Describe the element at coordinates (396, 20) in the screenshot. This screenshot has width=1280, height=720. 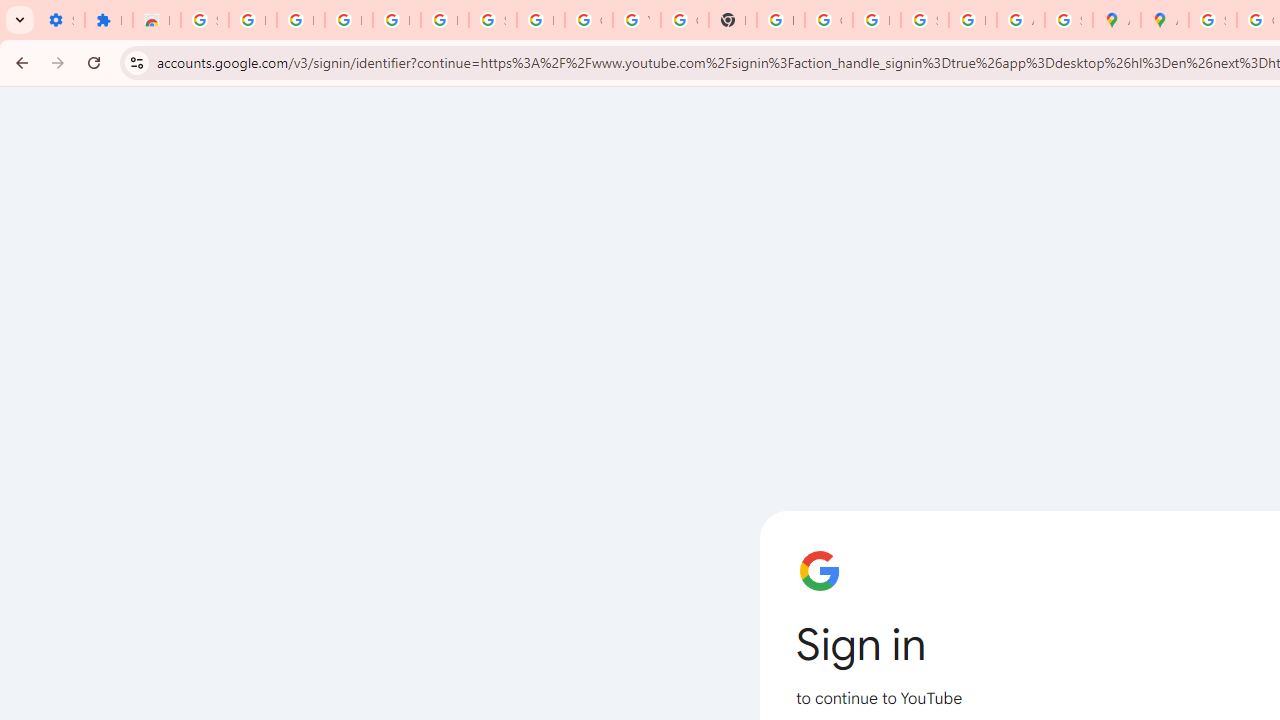
I see `'Learn how to find your photos - Google Photos Help'` at that location.